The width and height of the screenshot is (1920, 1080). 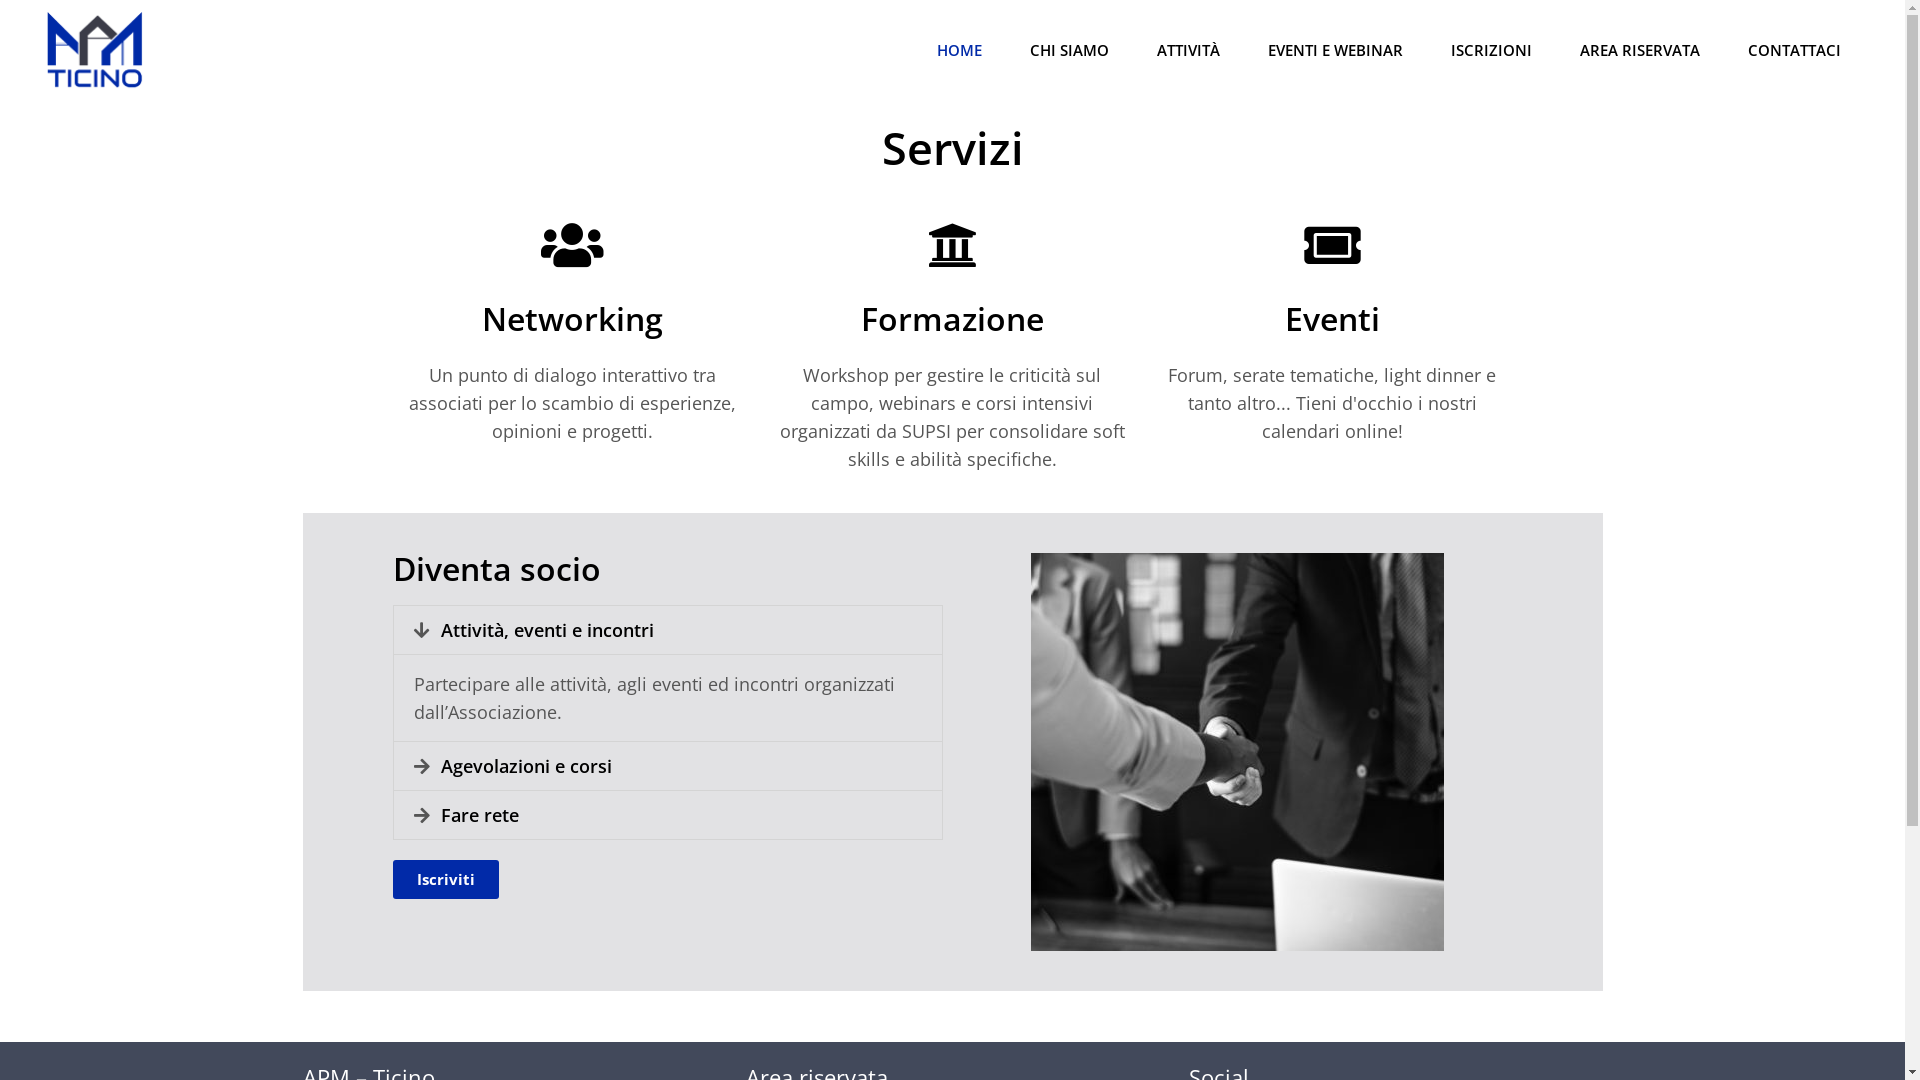 What do you see at coordinates (525, 765) in the screenshot?
I see `'Agevolazioni e corsi'` at bounding box center [525, 765].